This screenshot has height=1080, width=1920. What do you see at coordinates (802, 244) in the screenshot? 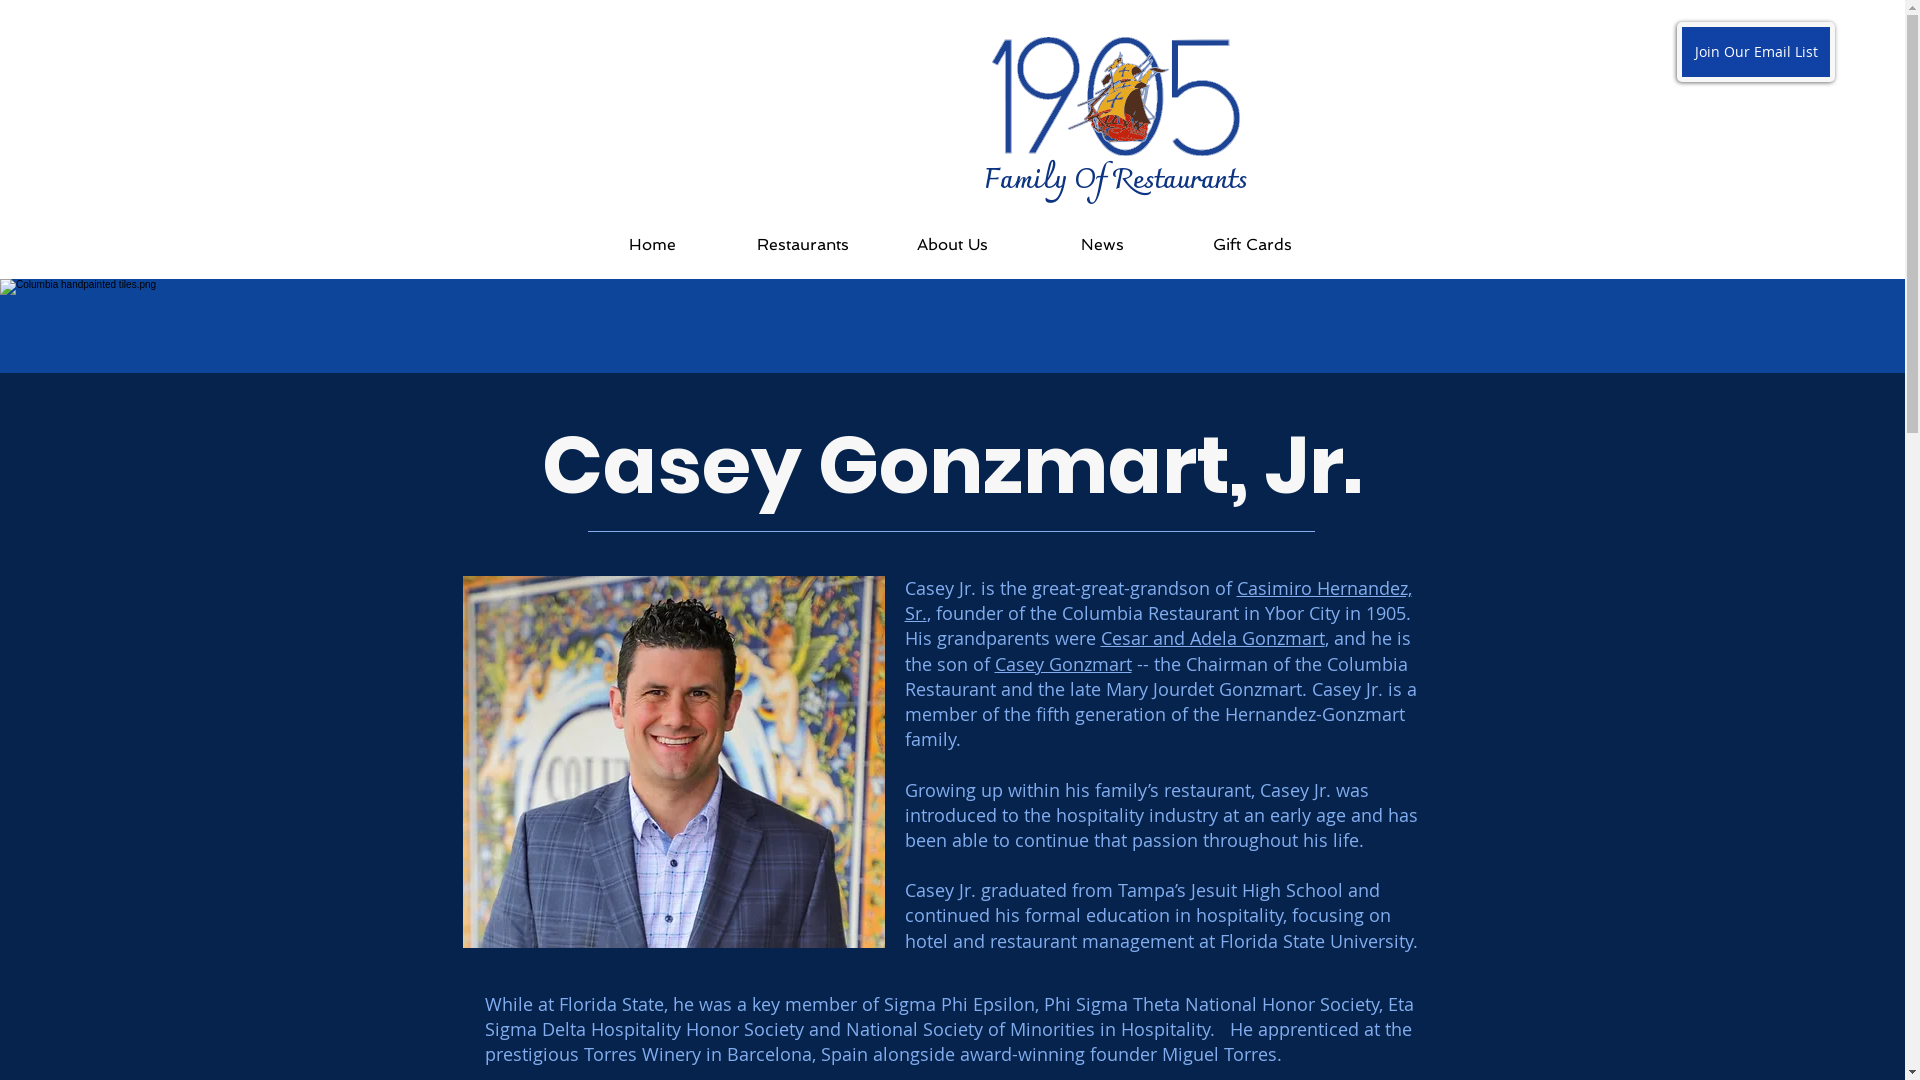
I see `'Restaurants'` at bounding box center [802, 244].